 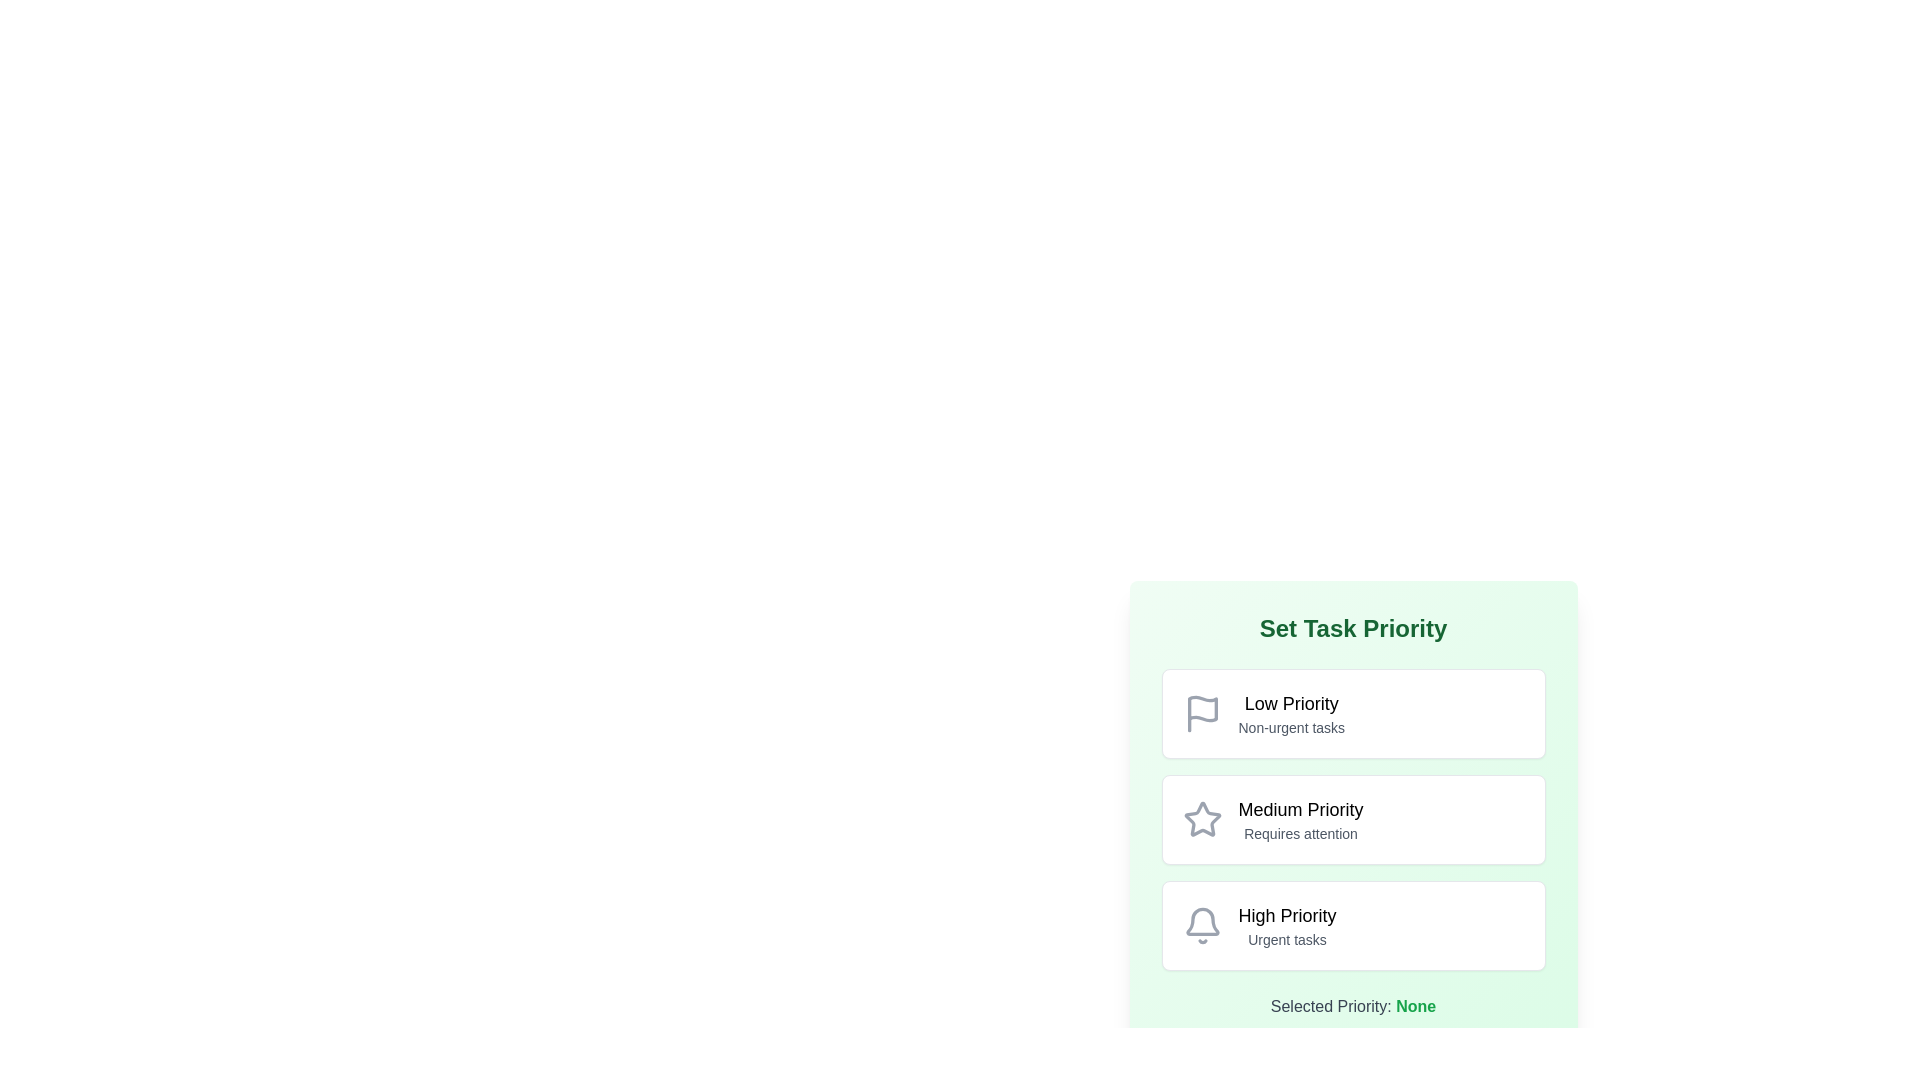 What do you see at coordinates (1331, 1006) in the screenshot?
I see `the text label reading 'Selected Priority:' styled in gray, located at the bottom of the interface, to the left of 'None'` at bounding box center [1331, 1006].